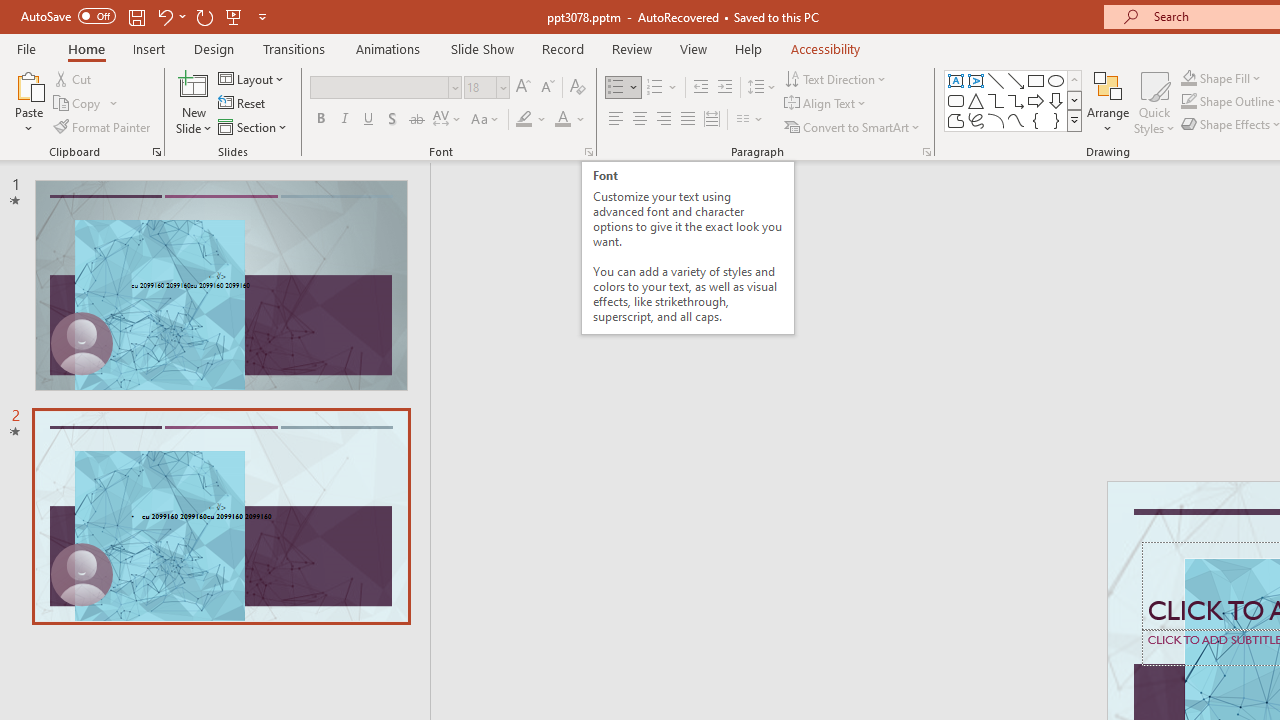  What do you see at coordinates (976, 80) in the screenshot?
I see `'Vertical Text Box'` at bounding box center [976, 80].